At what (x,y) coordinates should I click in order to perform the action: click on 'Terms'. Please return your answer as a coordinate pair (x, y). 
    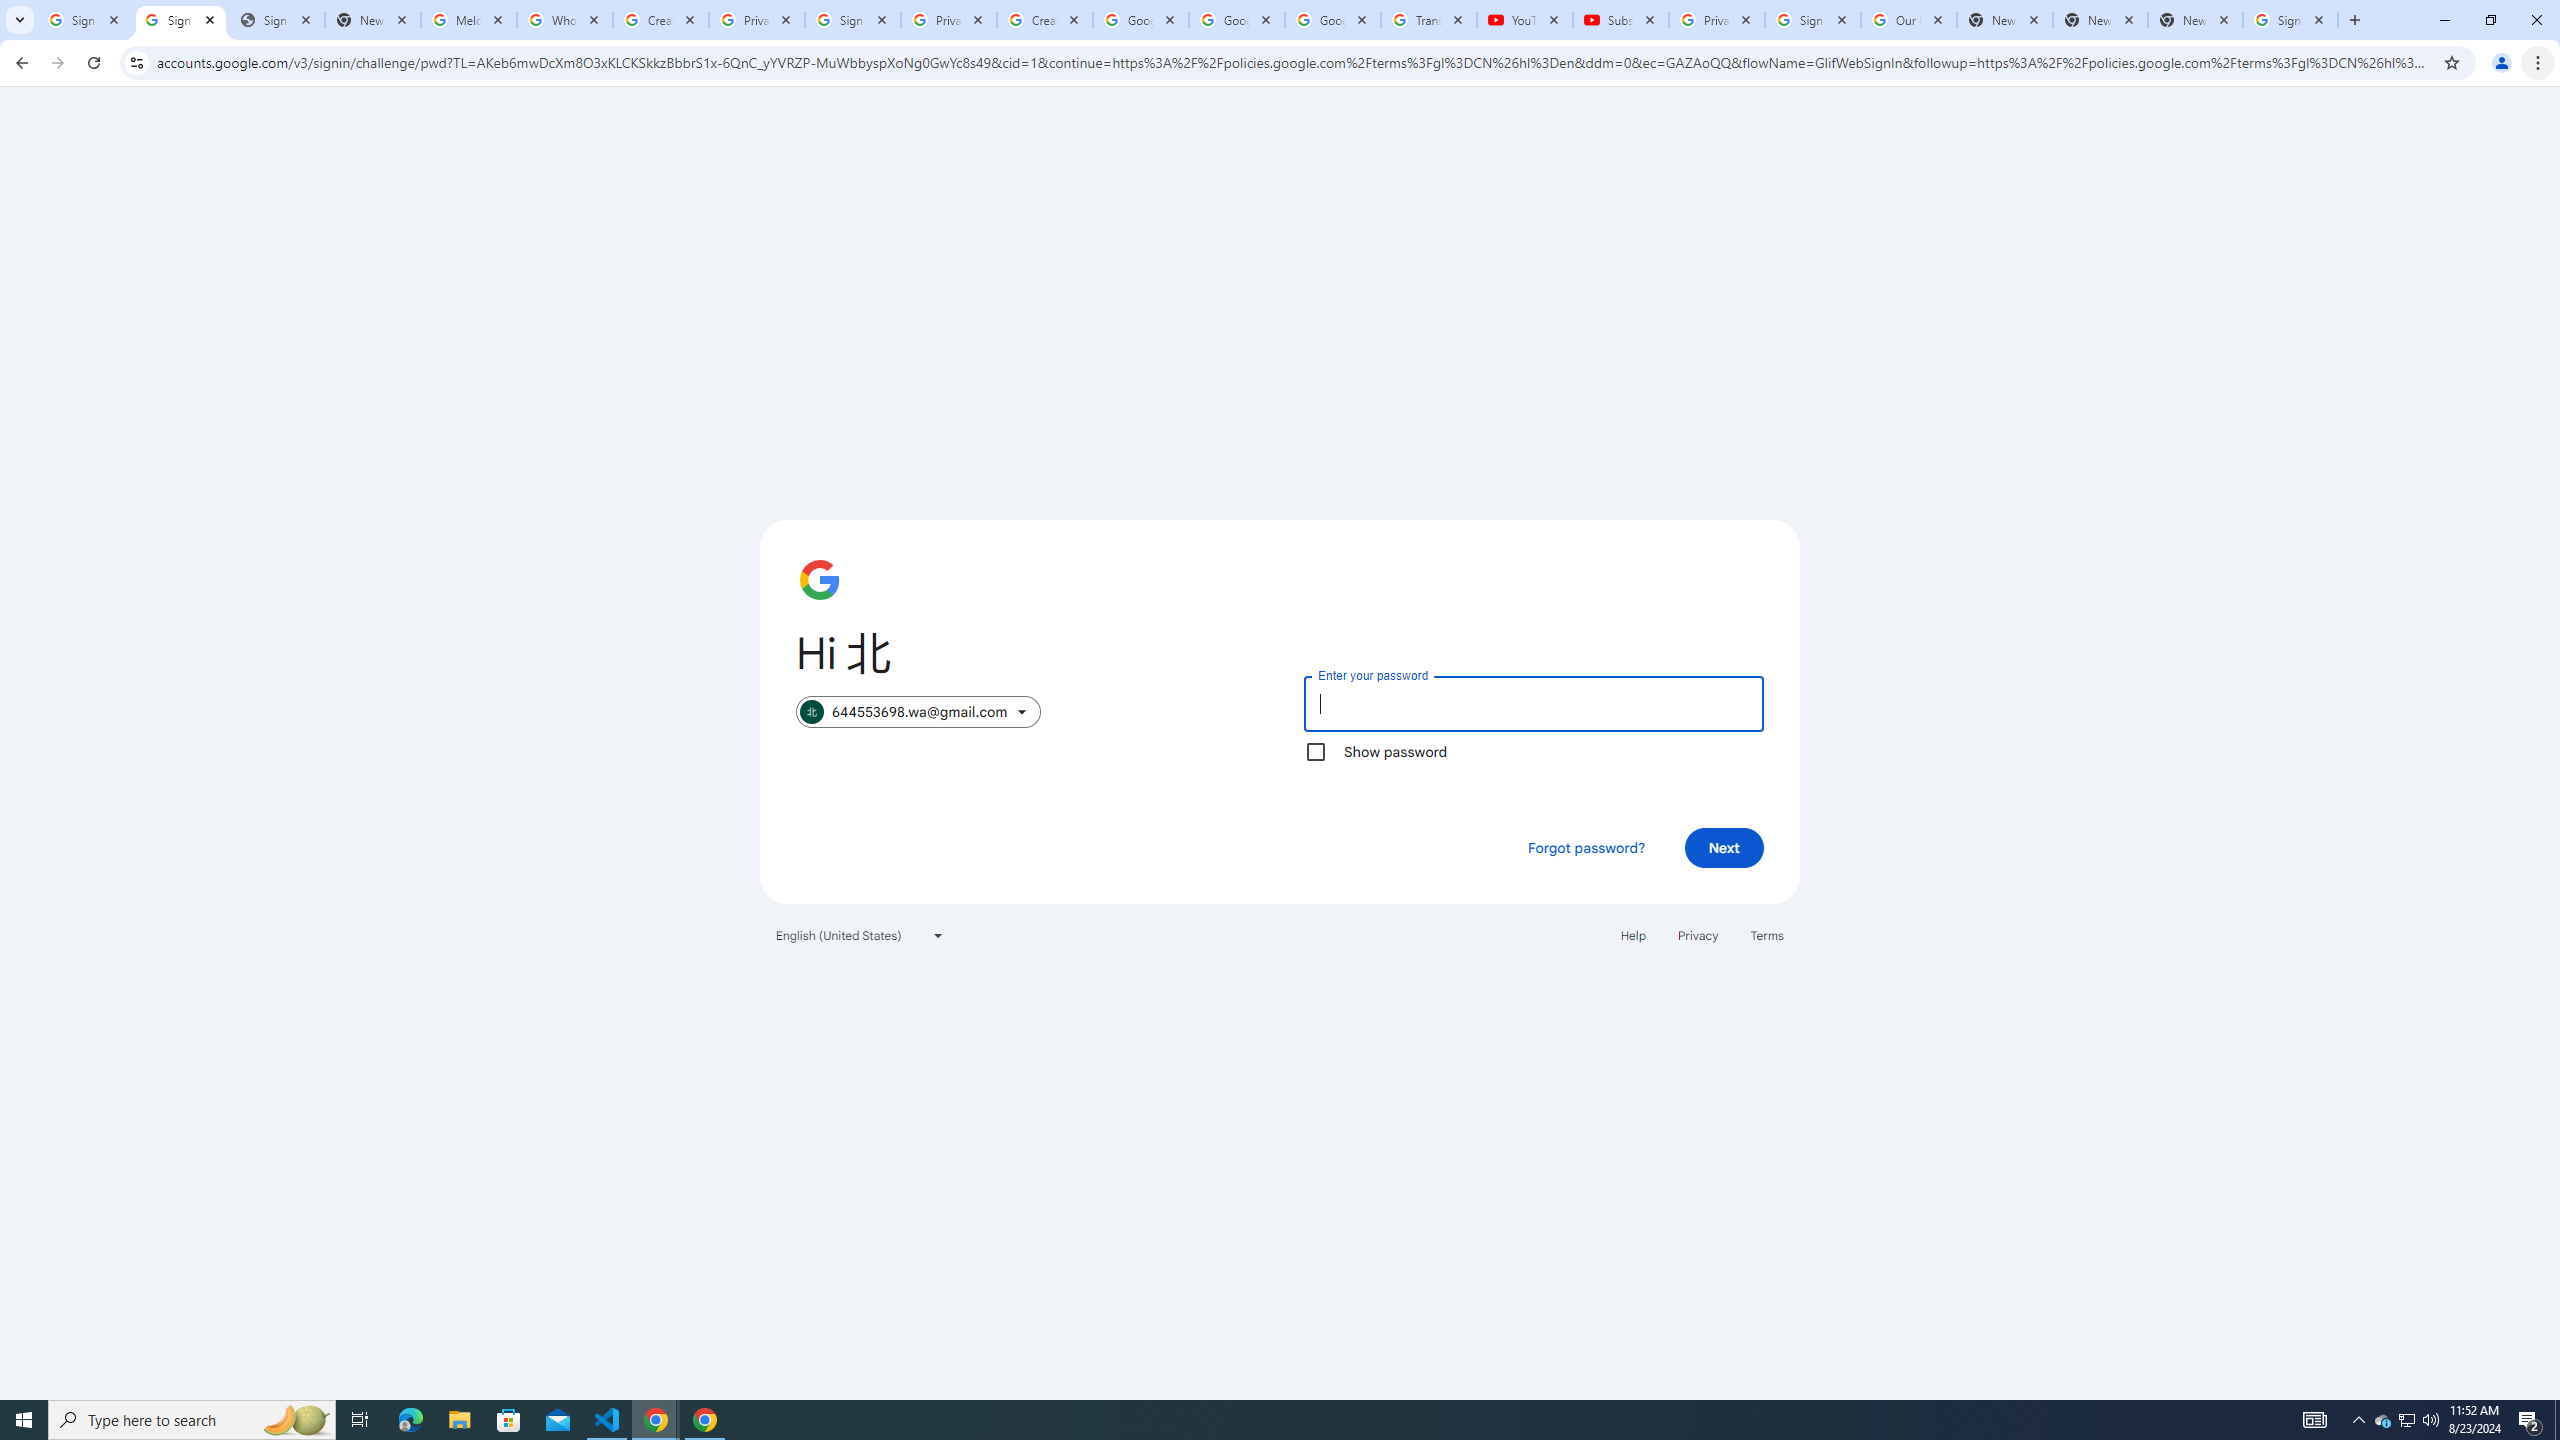
    Looking at the image, I should click on (1766, 934).